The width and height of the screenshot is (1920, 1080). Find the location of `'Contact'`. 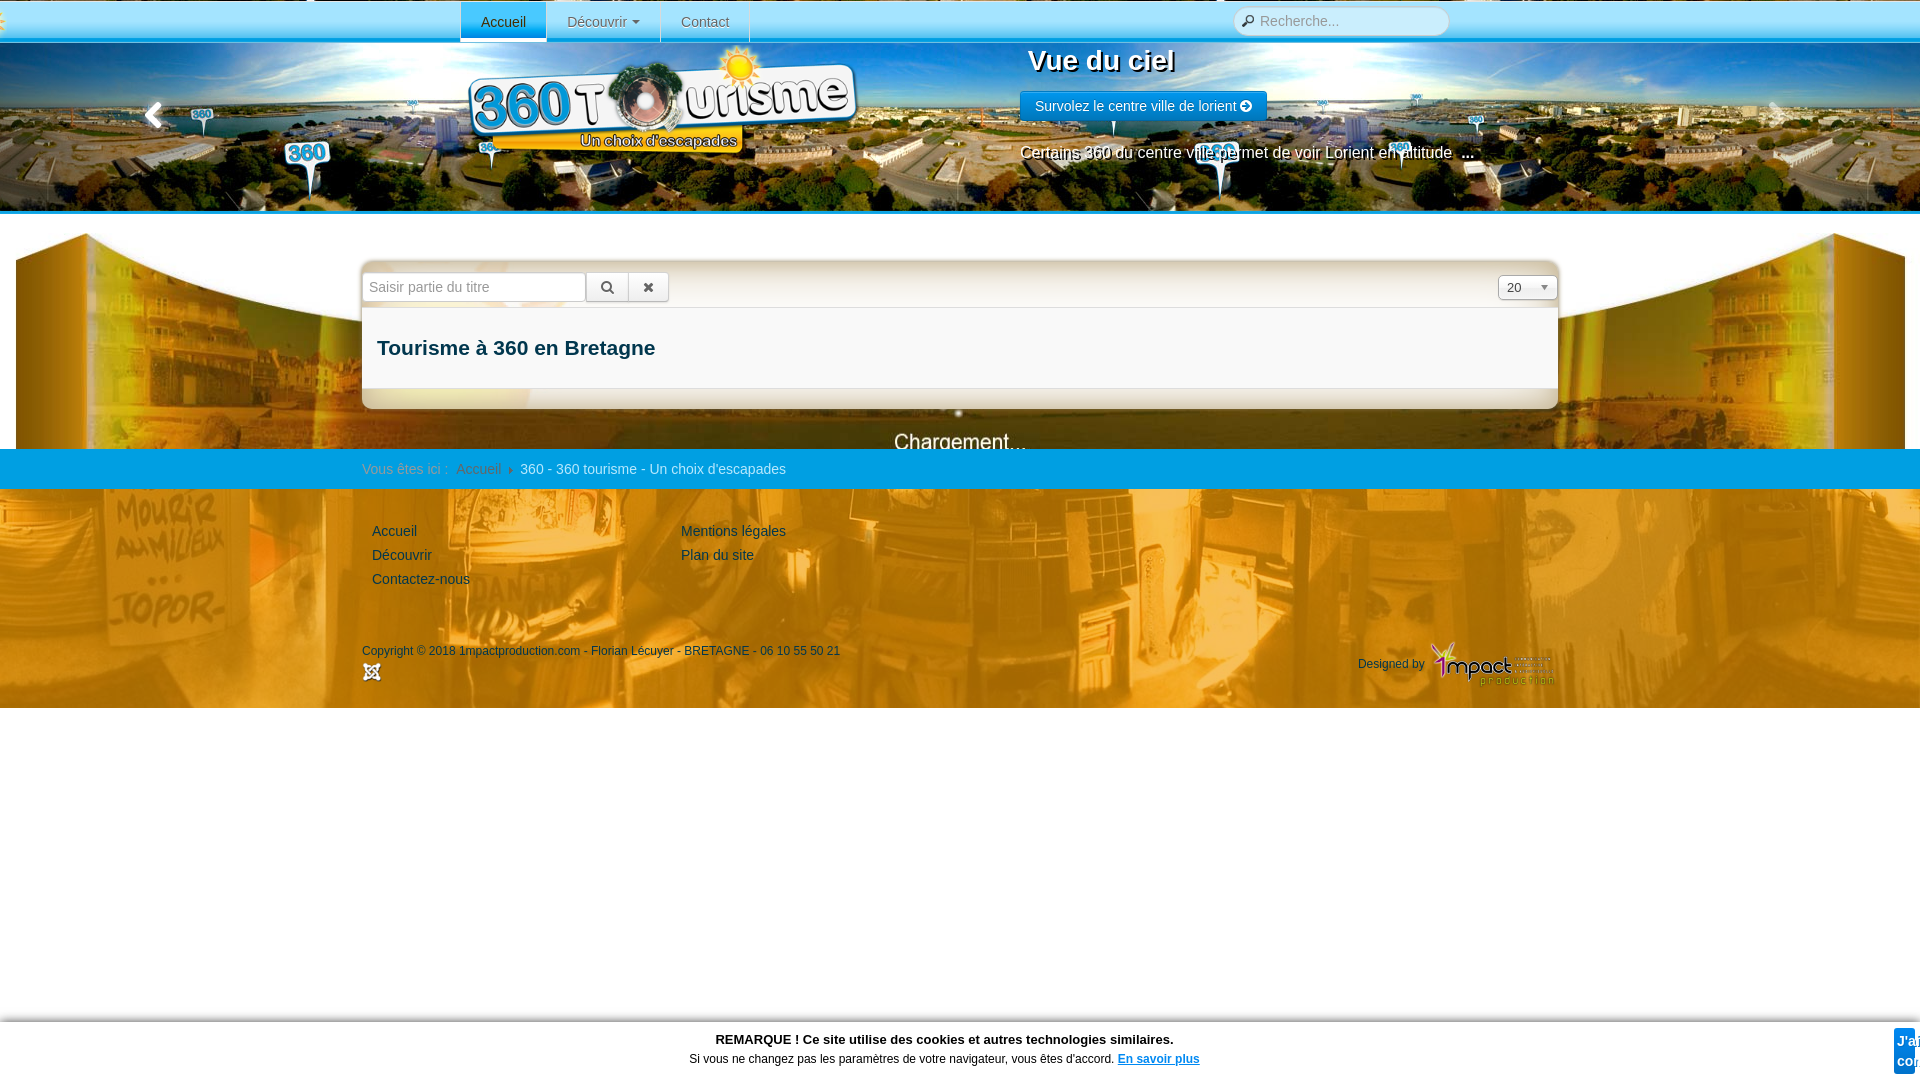

'Contact' is located at coordinates (705, 22).